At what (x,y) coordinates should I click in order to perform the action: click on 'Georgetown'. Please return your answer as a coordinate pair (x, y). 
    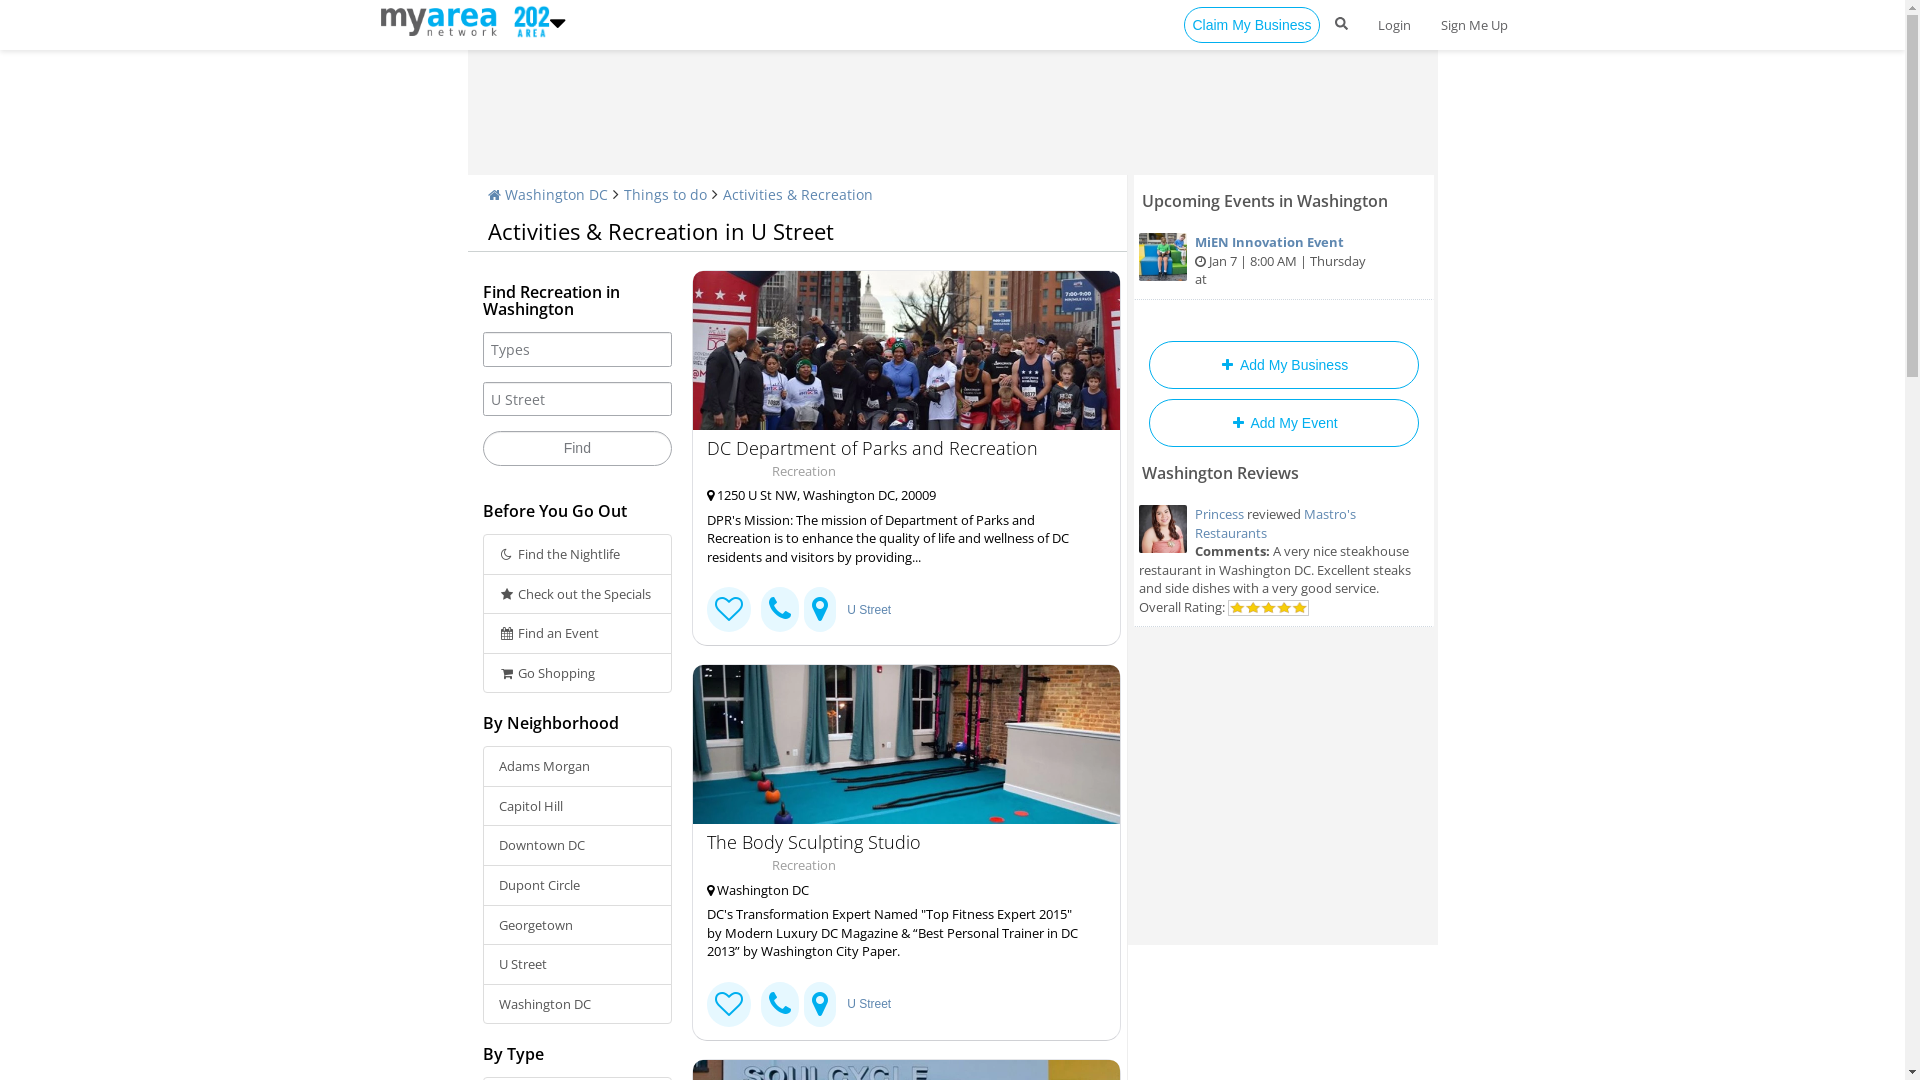
    Looking at the image, I should click on (575, 925).